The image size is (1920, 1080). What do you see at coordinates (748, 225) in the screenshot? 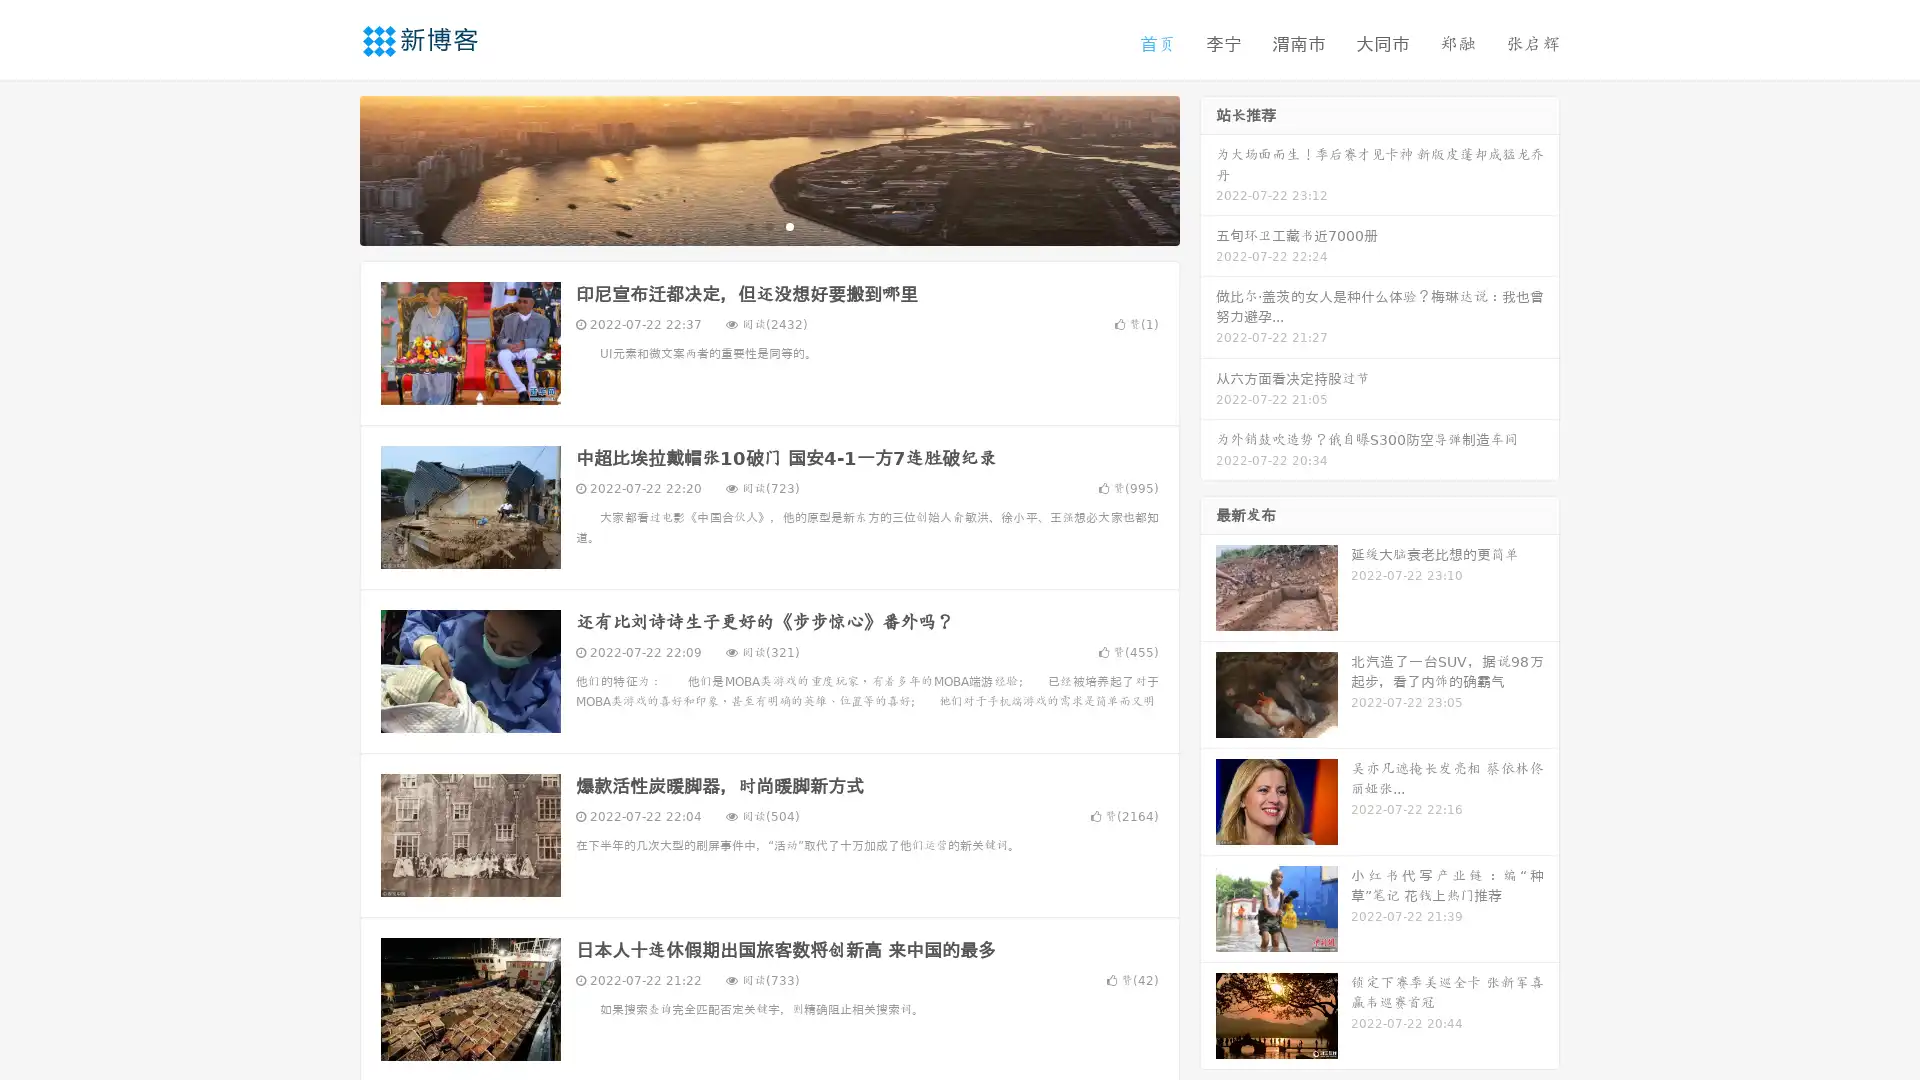
I see `Go to slide 1` at bounding box center [748, 225].